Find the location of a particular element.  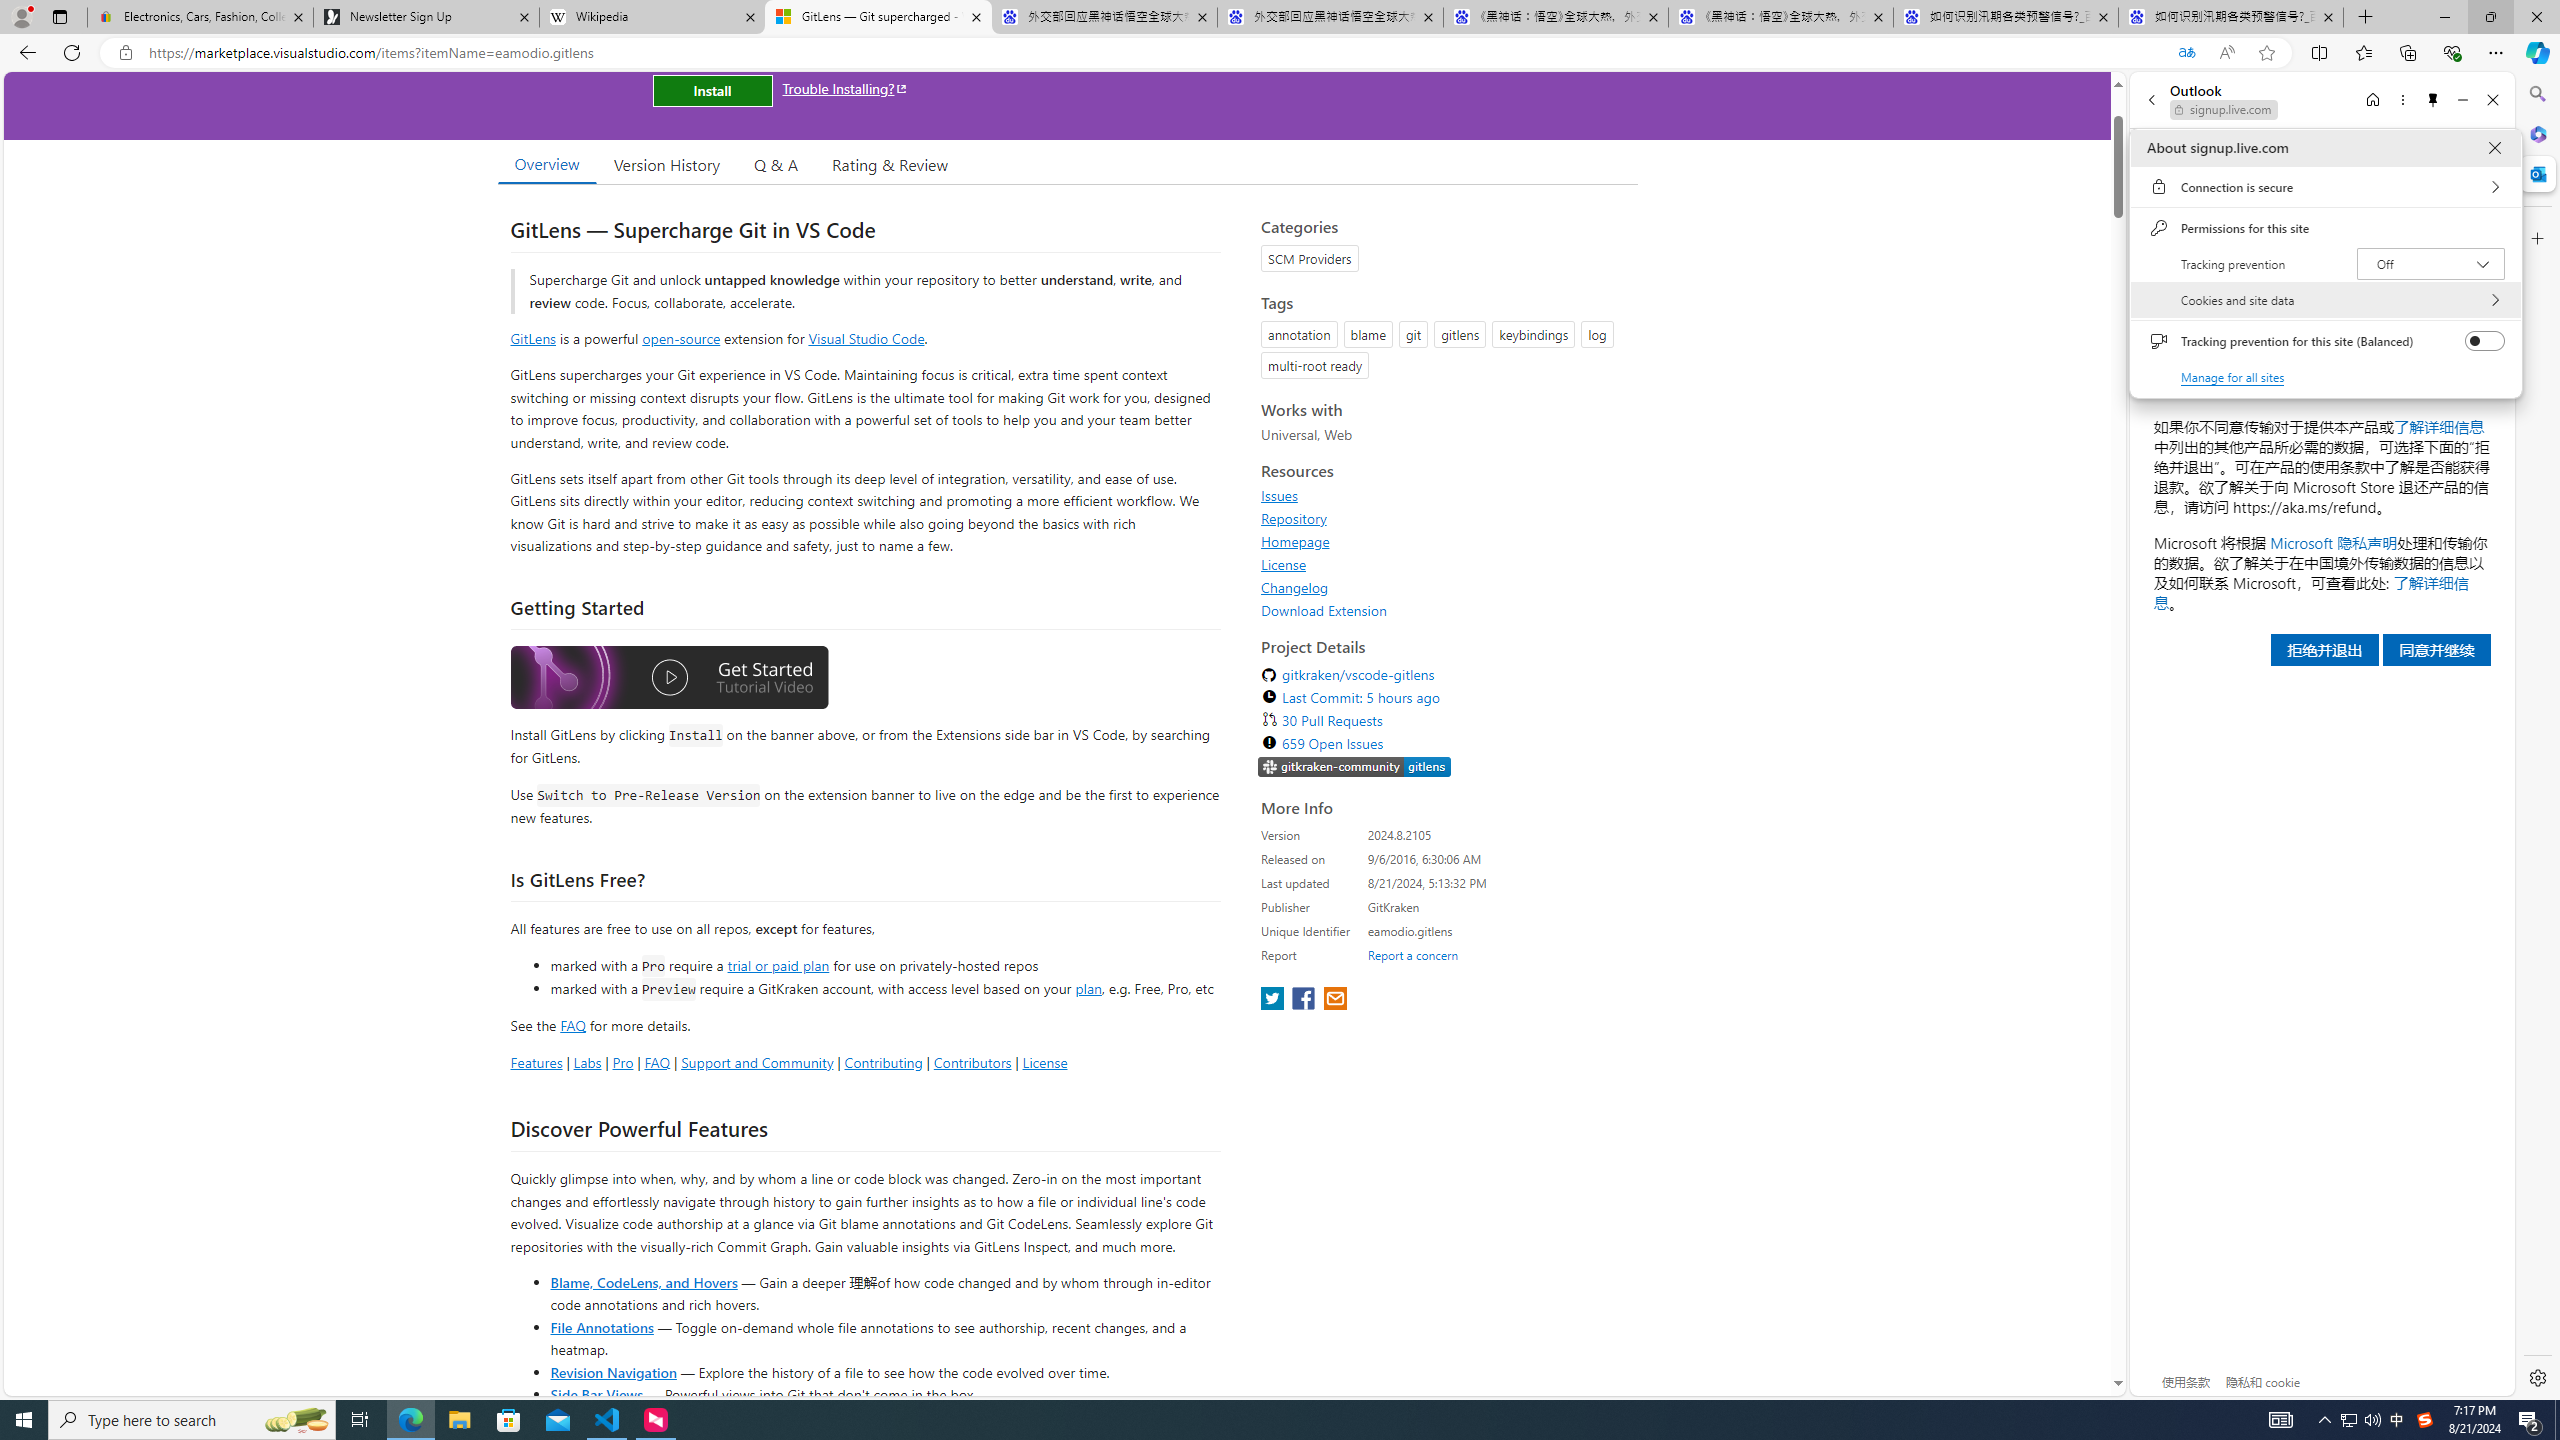

'Tracking prevention Off' is located at coordinates (2431, 263).